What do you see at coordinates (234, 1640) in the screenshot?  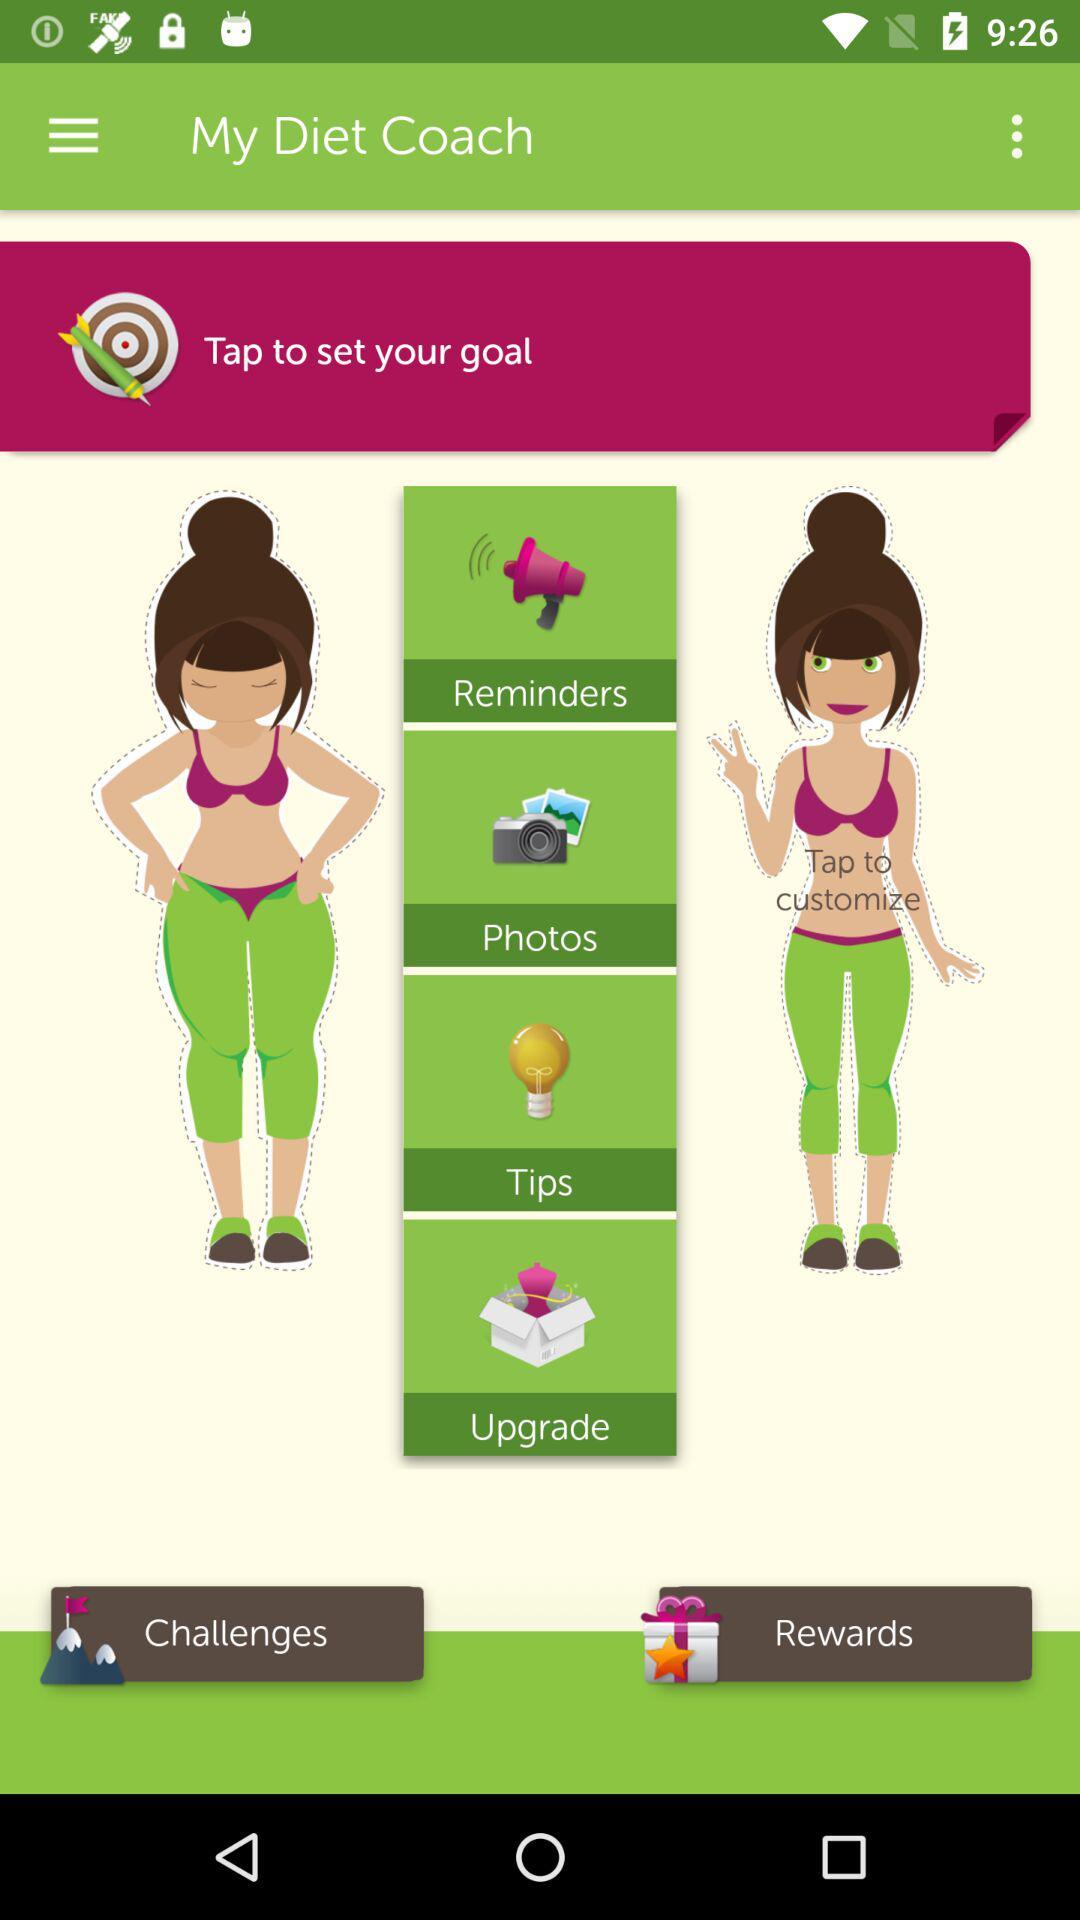 I see `challenges item` at bounding box center [234, 1640].